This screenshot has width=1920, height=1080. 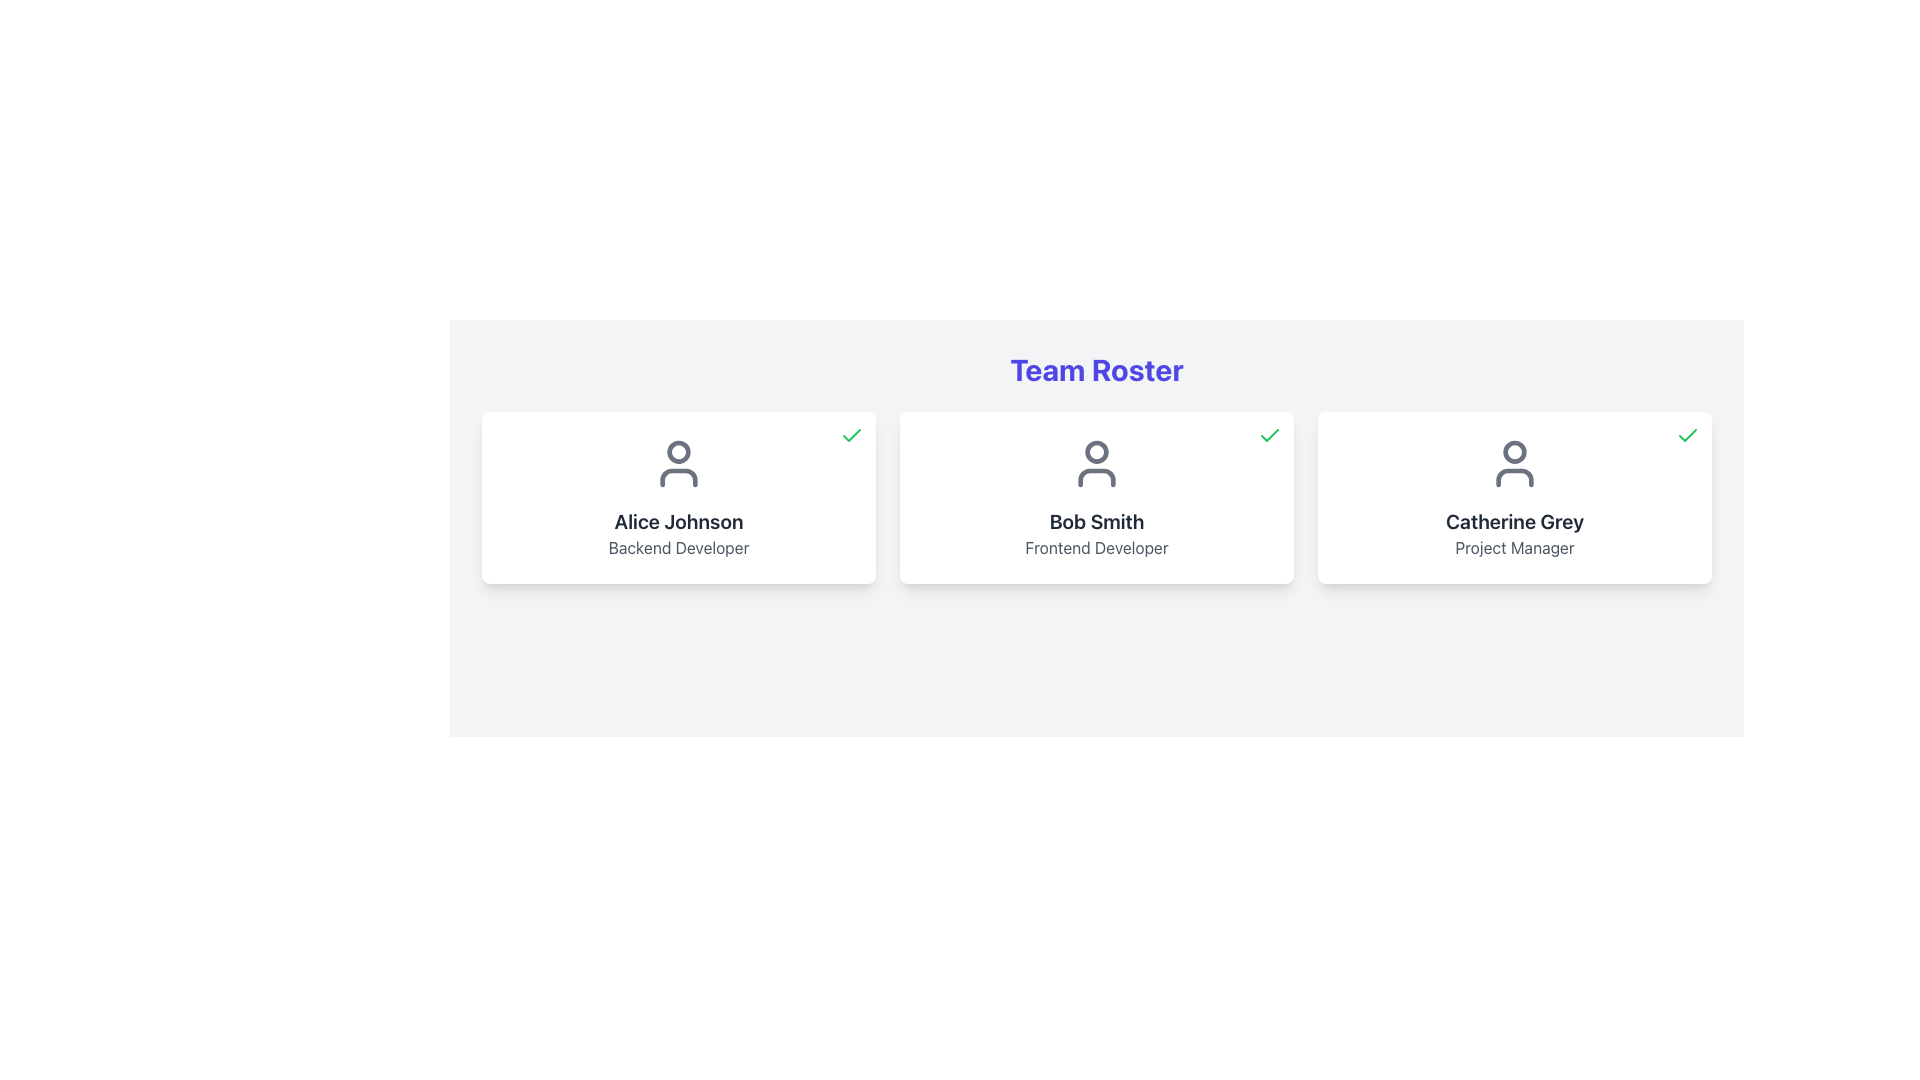 What do you see at coordinates (851, 434) in the screenshot?
I see `the confirmation icon located in the top-right corner of the card labeled 'Alice Johnson', which indicates that the associated item is confirmed, active, or selected` at bounding box center [851, 434].